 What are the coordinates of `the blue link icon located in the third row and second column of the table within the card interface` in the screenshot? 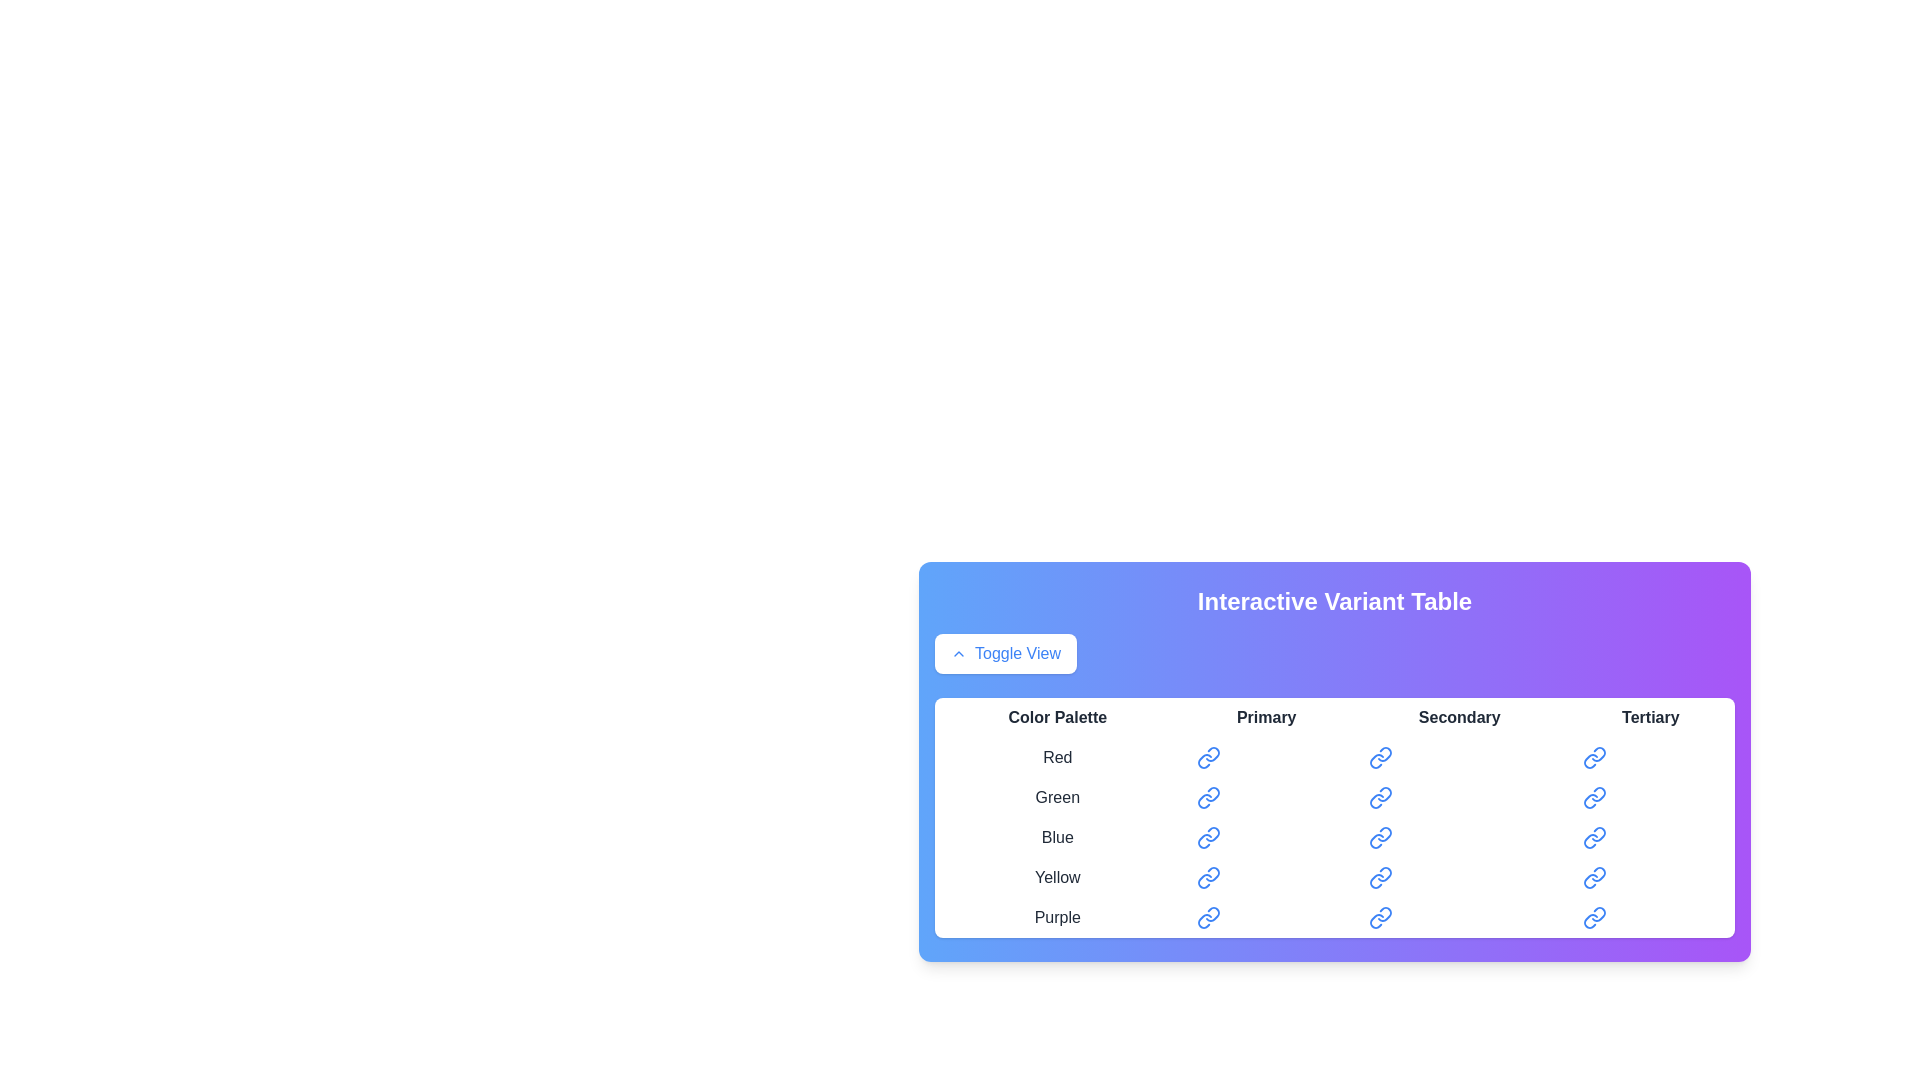 It's located at (1207, 837).